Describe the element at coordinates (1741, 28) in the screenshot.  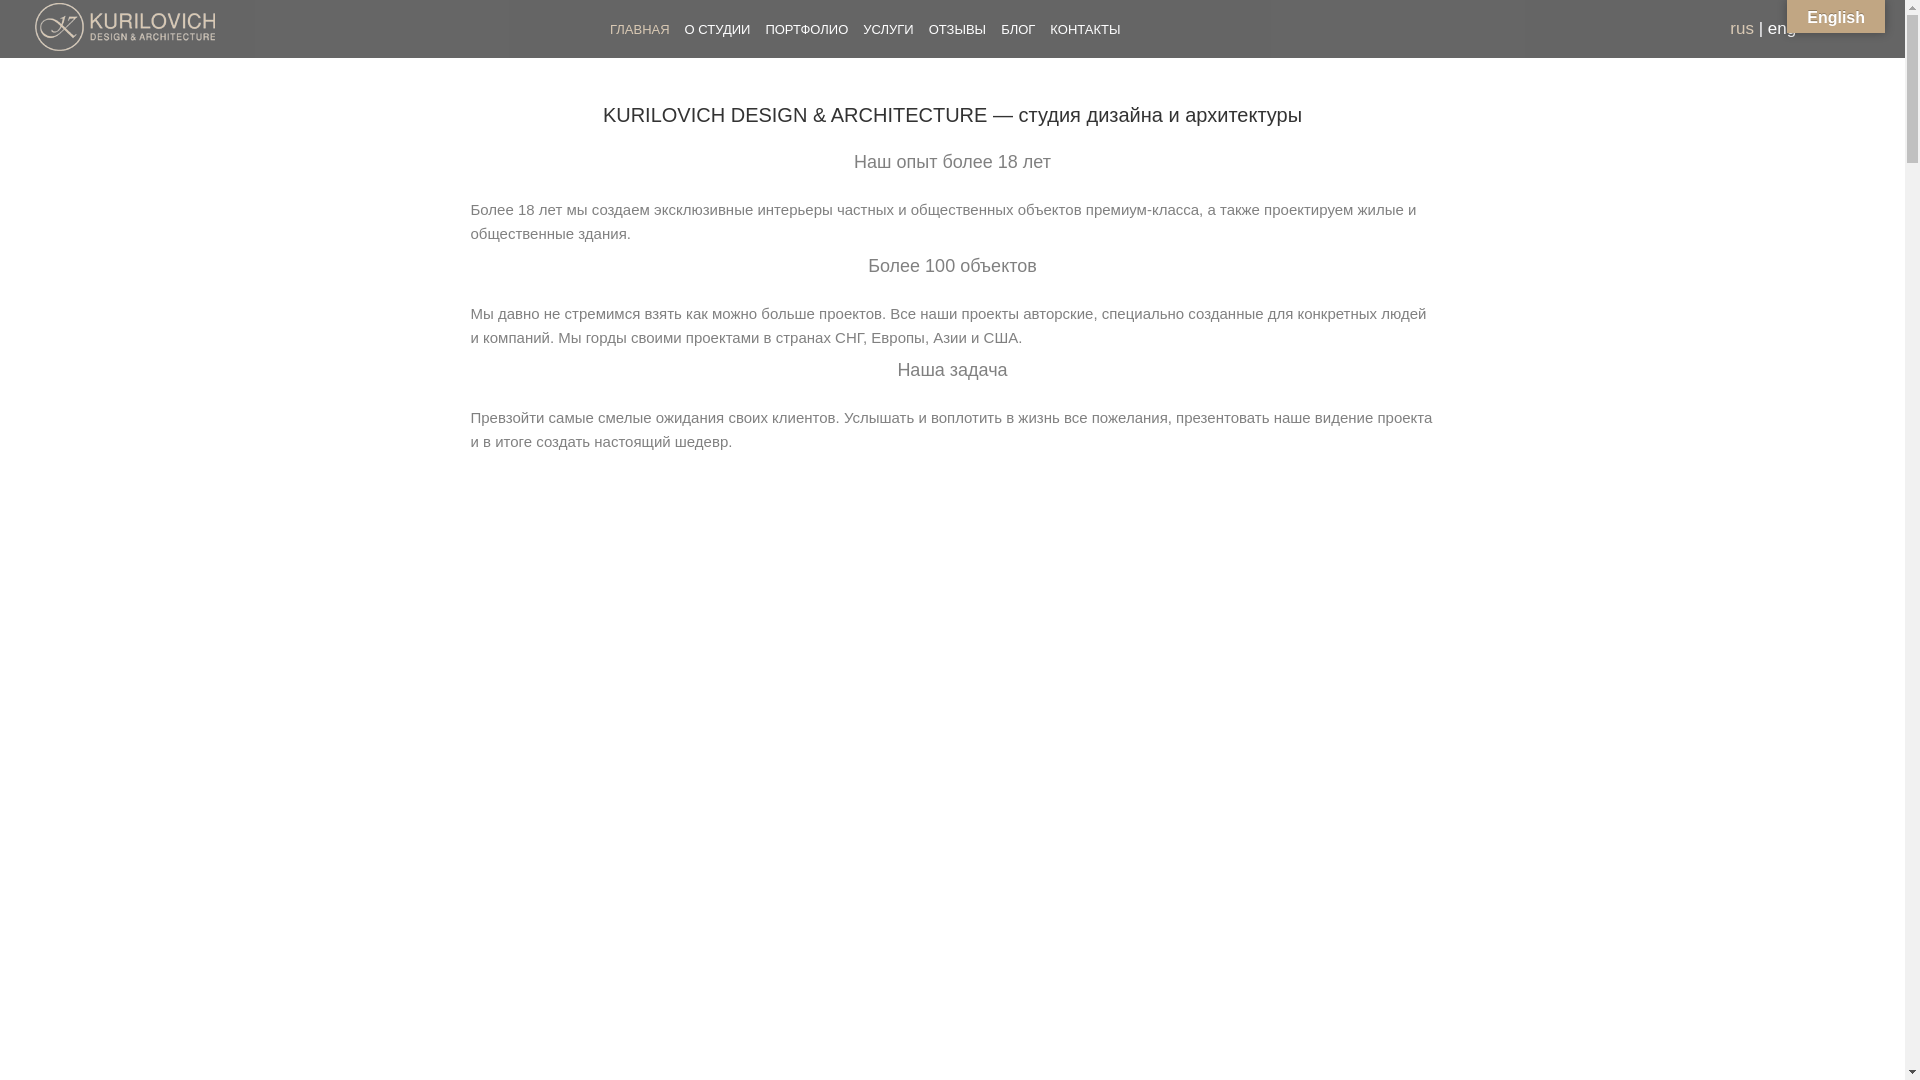
I see `'rus'` at that location.